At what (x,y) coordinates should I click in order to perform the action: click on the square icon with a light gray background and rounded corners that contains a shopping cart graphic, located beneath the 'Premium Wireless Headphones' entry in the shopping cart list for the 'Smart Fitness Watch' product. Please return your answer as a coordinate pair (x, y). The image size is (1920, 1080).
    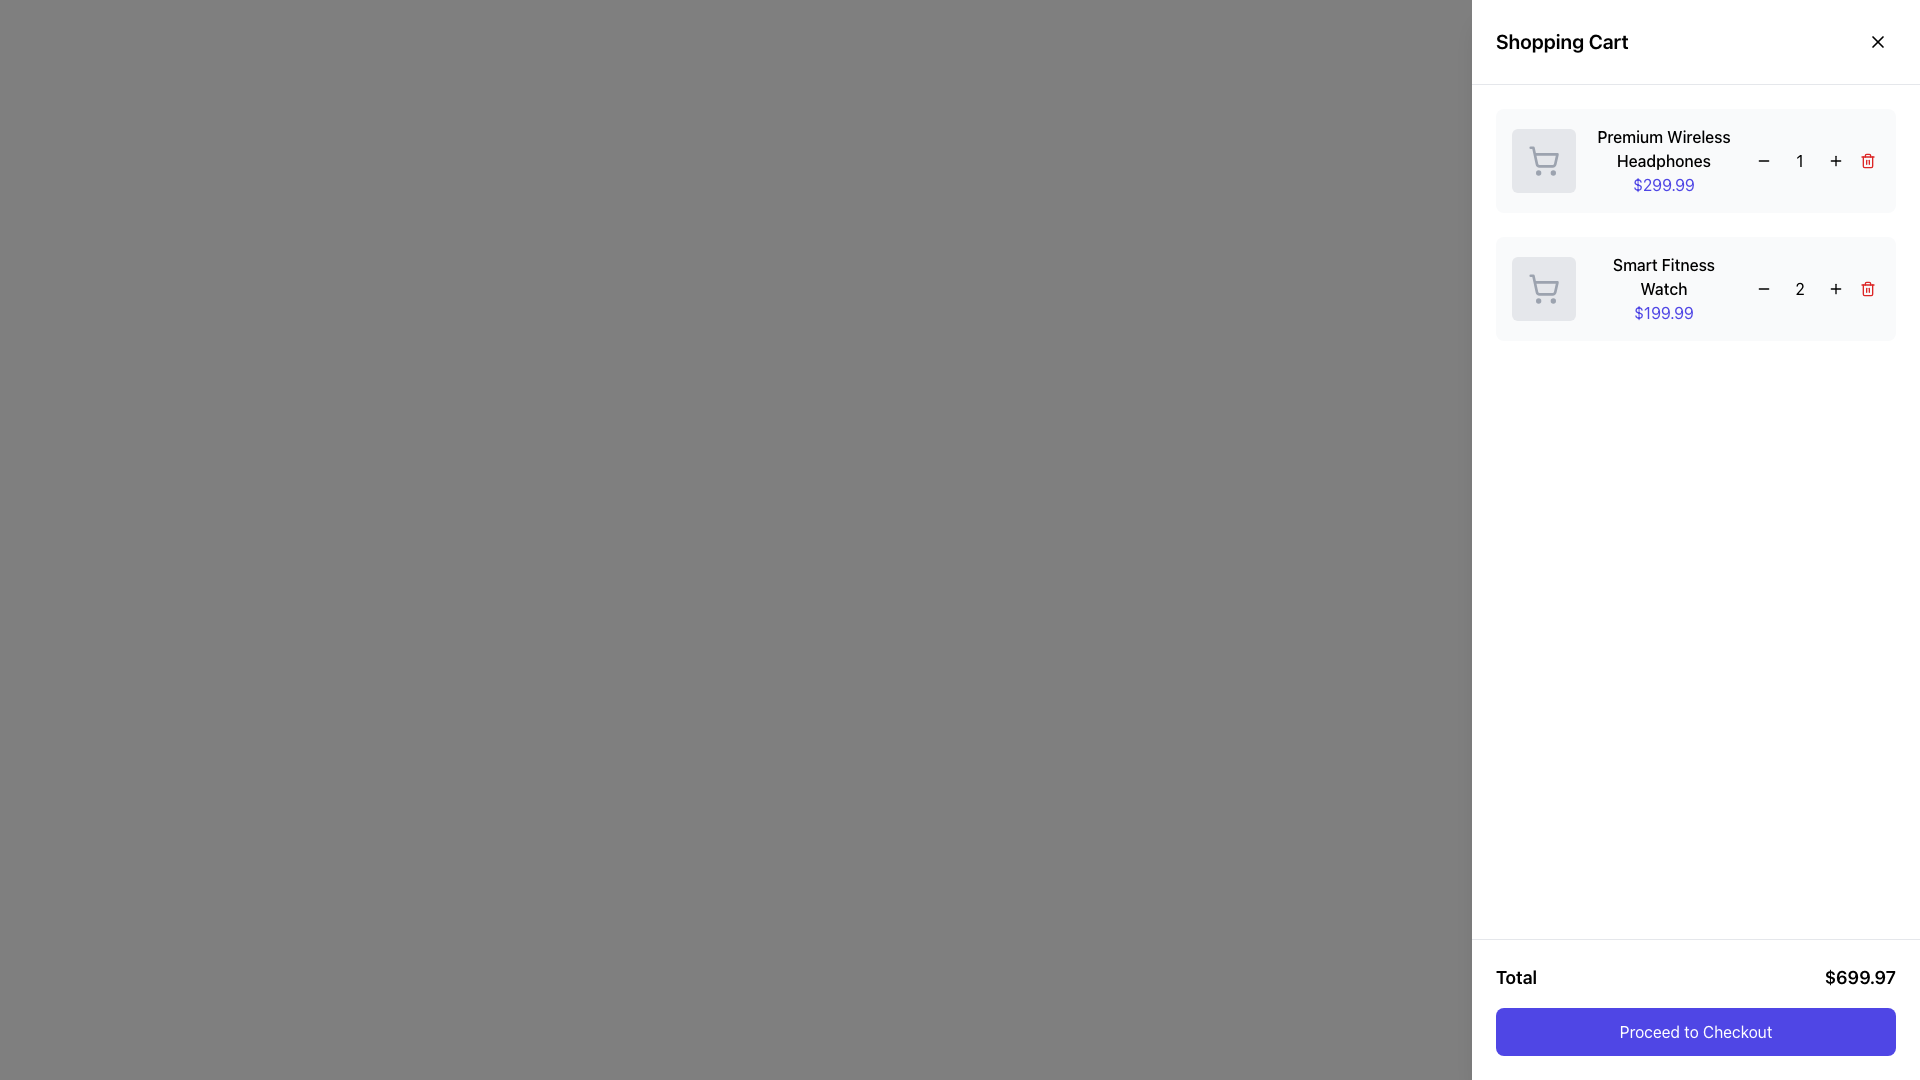
    Looking at the image, I should click on (1543, 289).